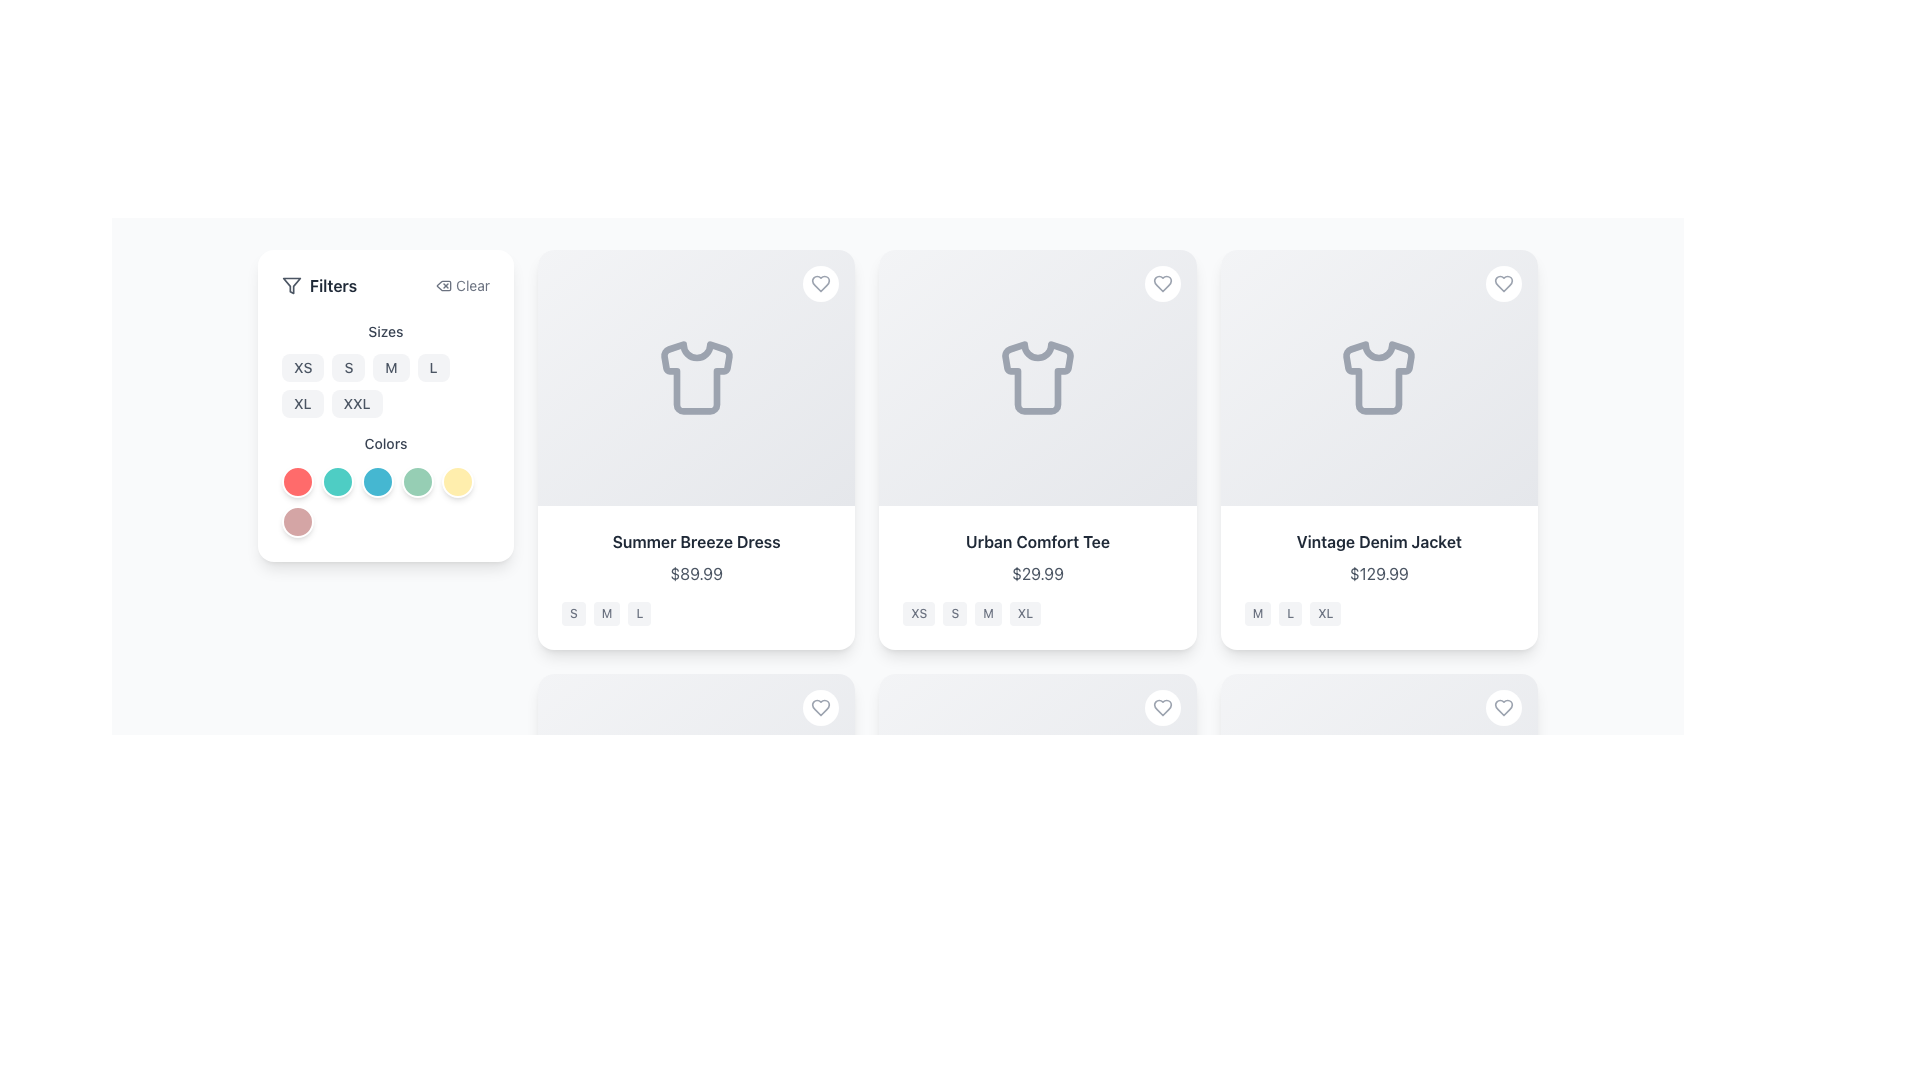 Image resolution: width=1920 pixels, height=1080 pixels. What do you see at coordinates (1503, 284) in the screenshot?
I see `the like icon located in the top-right corner of the 'Vintage Denim Jacket' product card, adjacent to the product image` at bounding box center [1503, 284].